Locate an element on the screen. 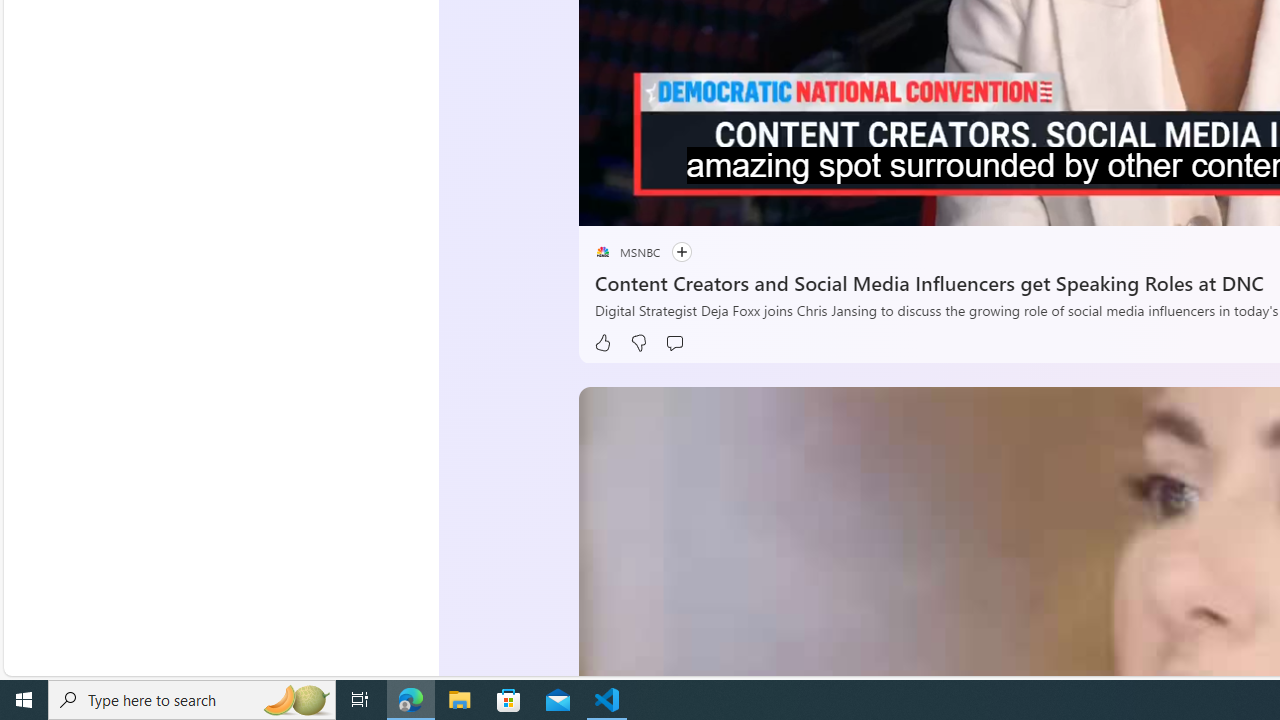 This screenshot has width=1280, height=720. 'Like' is located at coordinates (601, 342).